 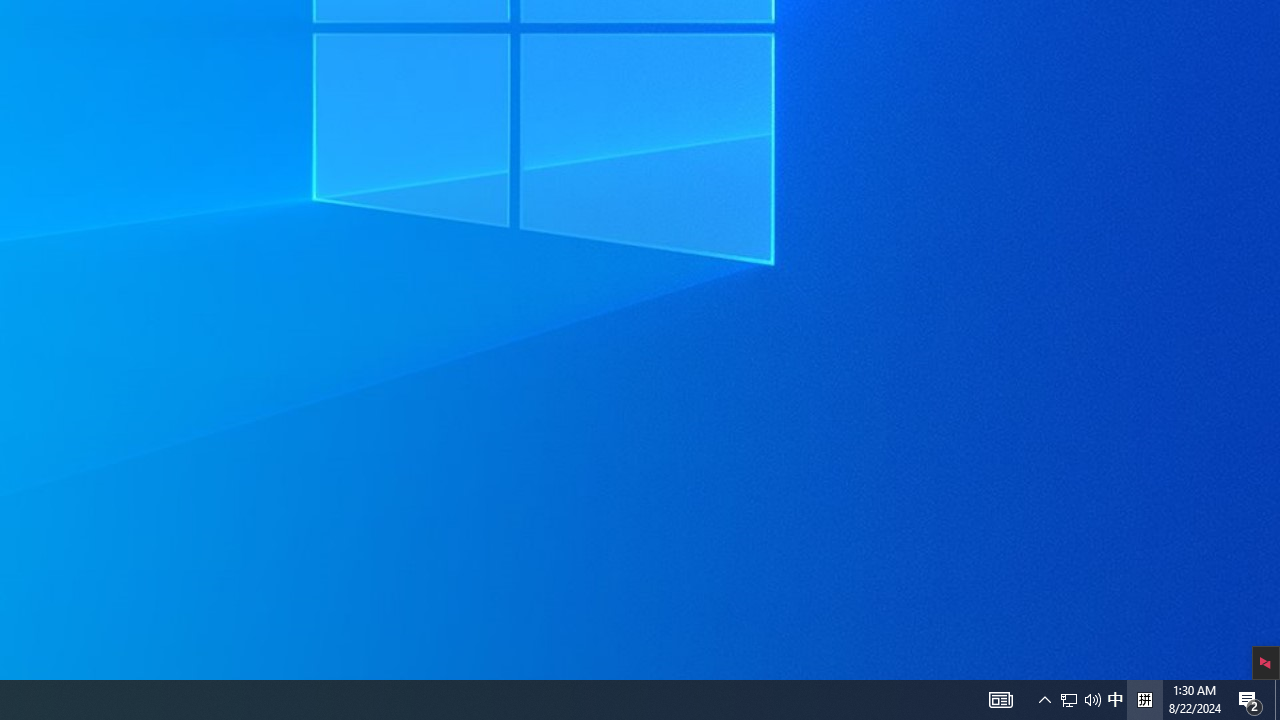 What do you see at coordinates (1250, 698) in the screenshot?
I see `'Action Center, 2 new notifications'` at bounding box center [1250, 698].